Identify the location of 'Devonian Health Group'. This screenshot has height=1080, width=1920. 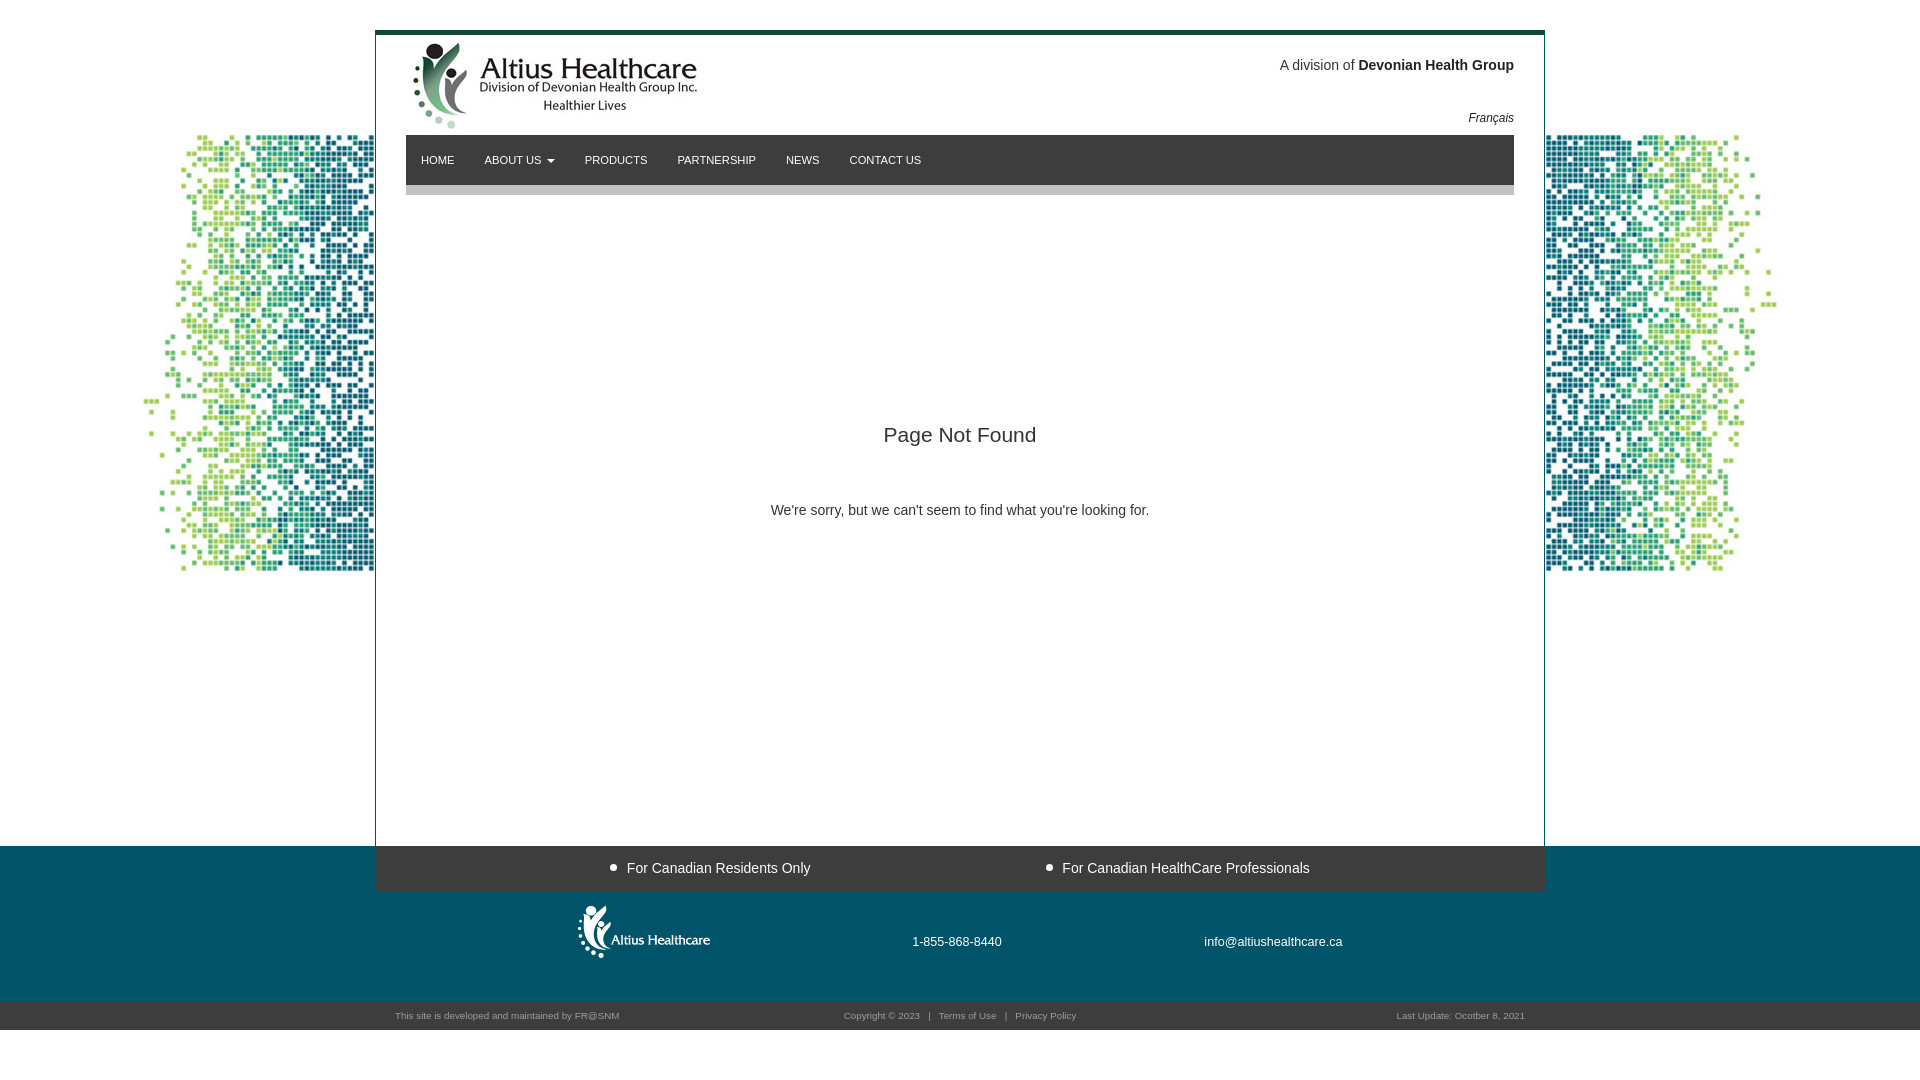
(1434, 64).